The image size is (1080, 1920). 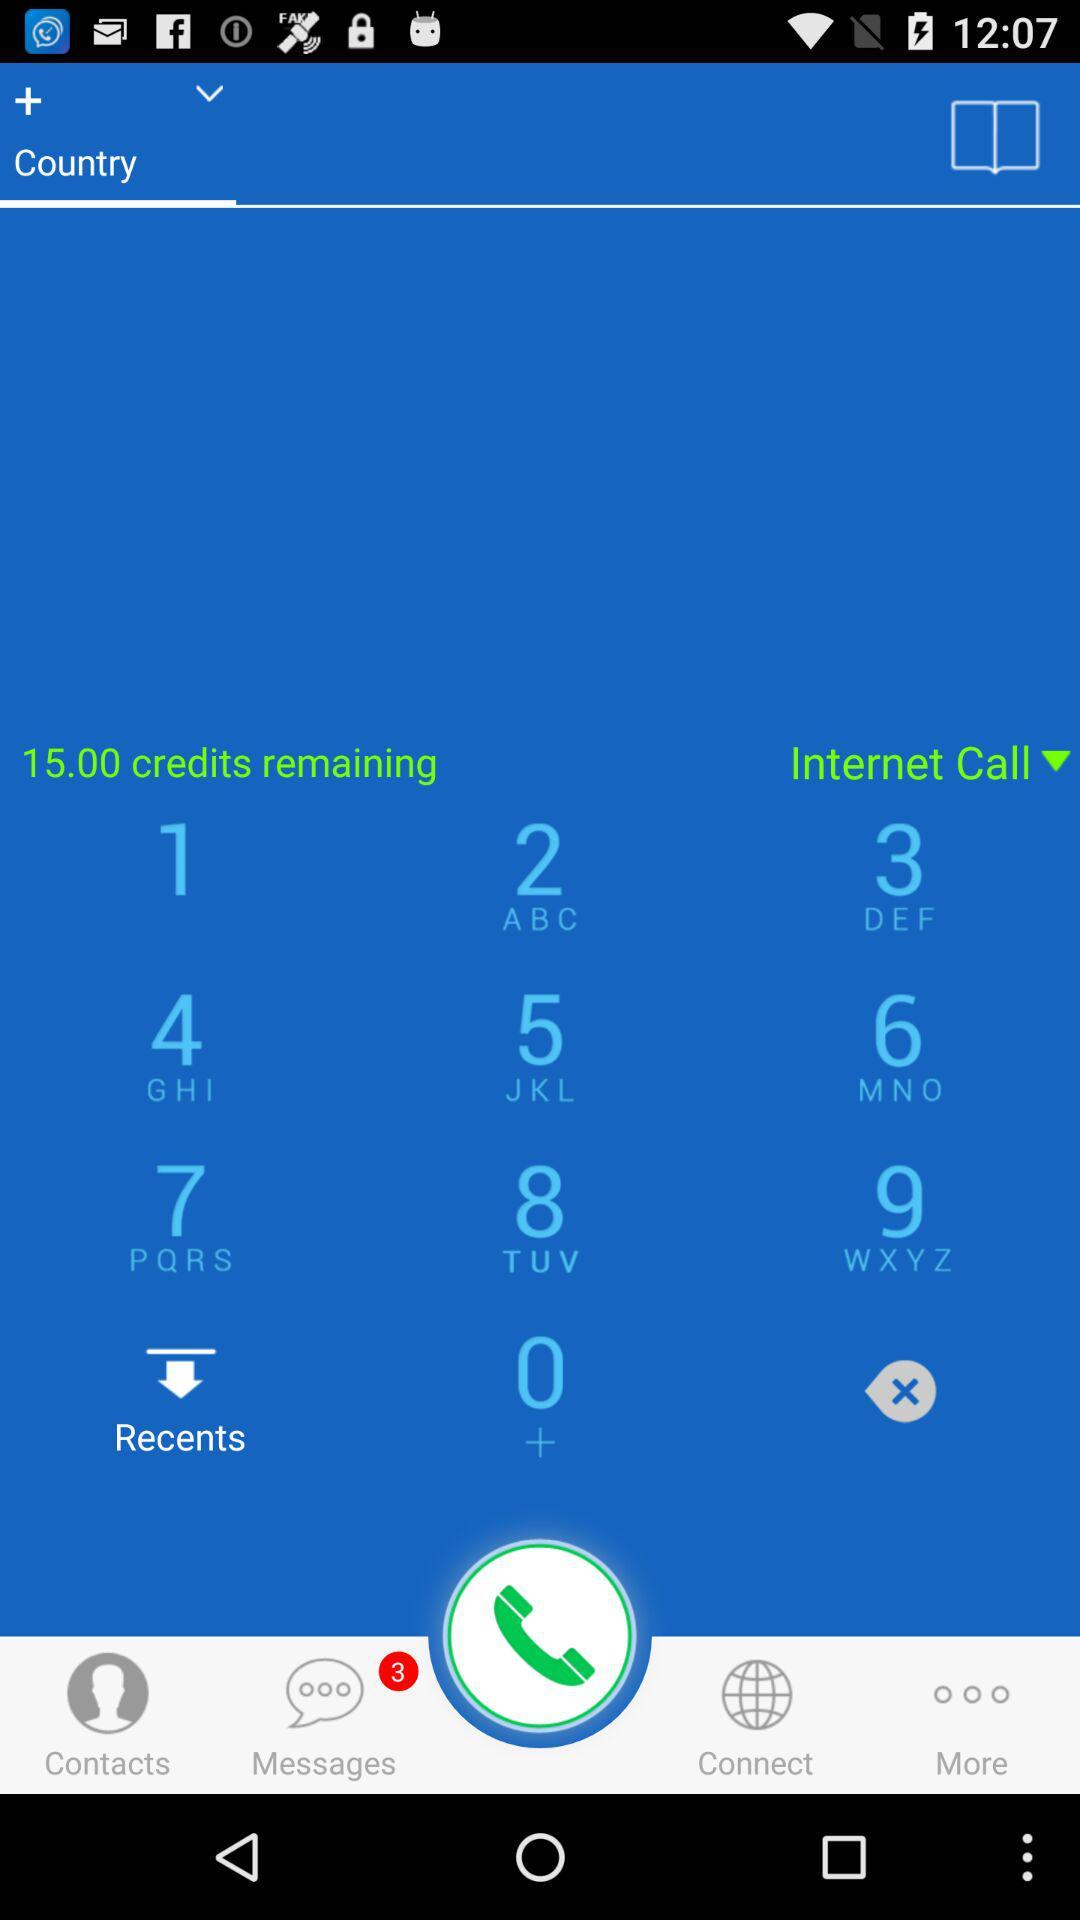 I want to click on item next to internet call app, so click(x=382, y=760).